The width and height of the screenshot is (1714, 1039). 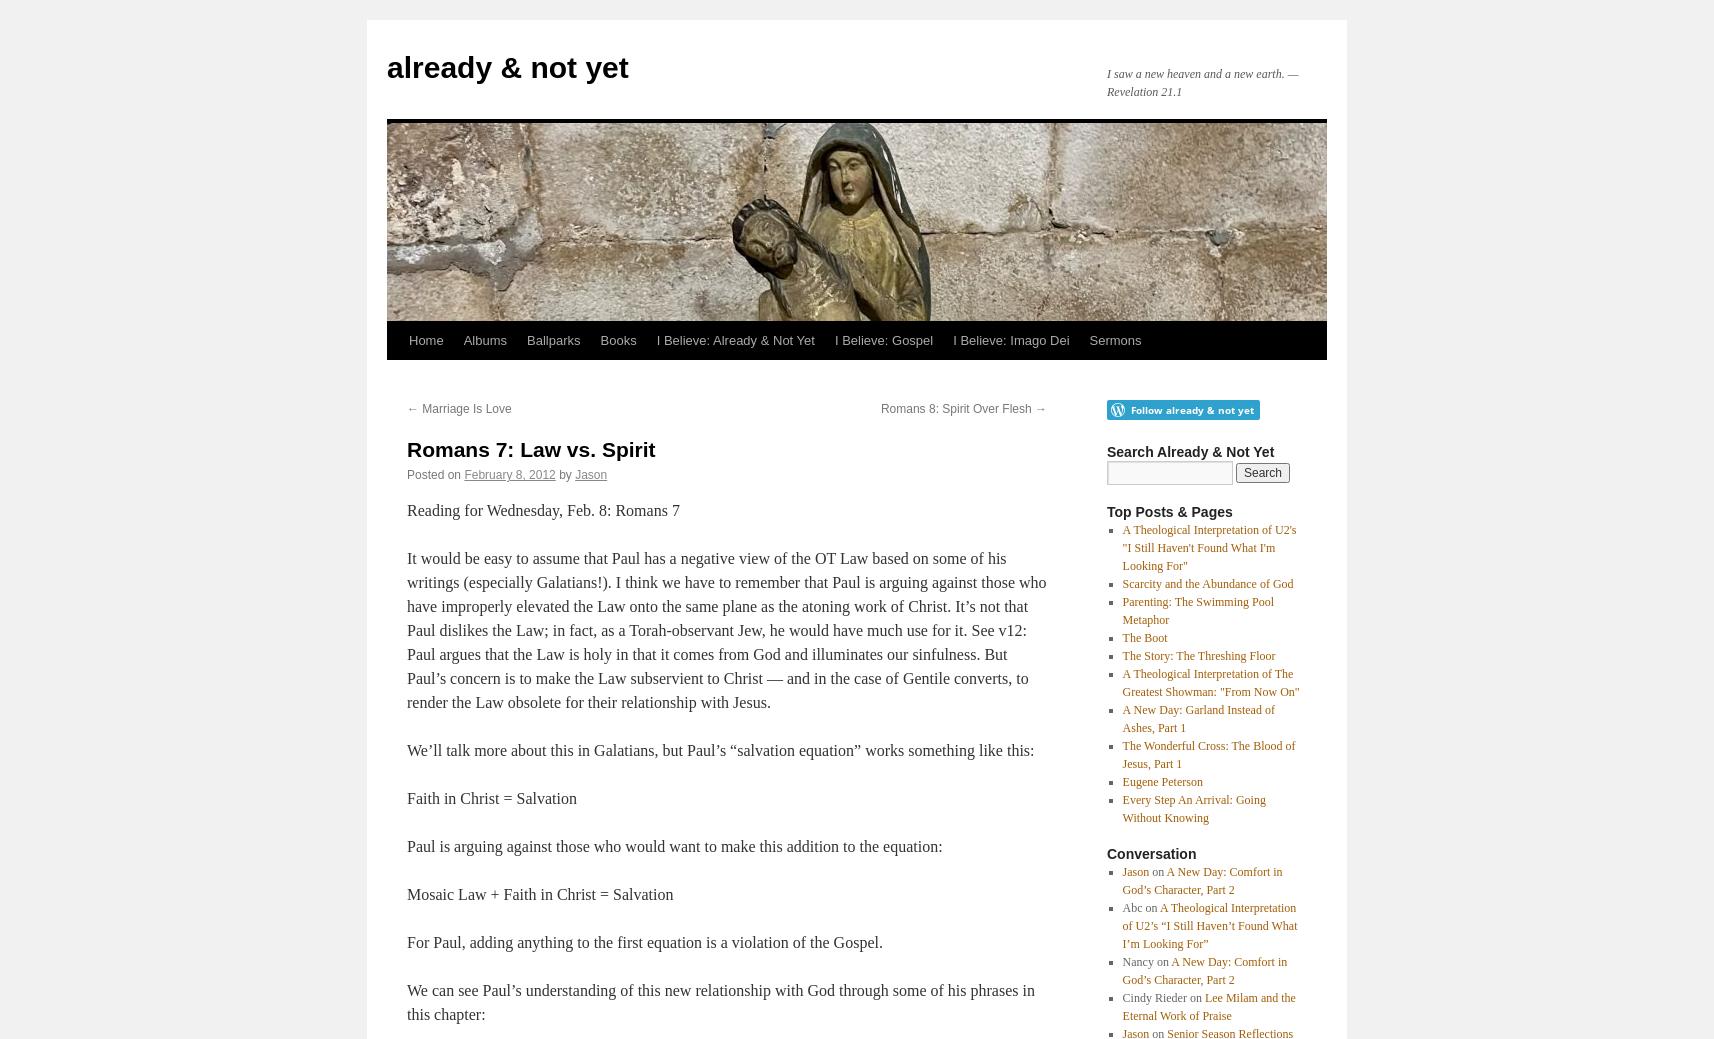 What do you see at coordinates (1208, 925) in the screenshot?
I see `'A Theological Interpretation of U2’s “I Still Haven’t Found What I’m Looking For”'` at bounding box center [1208, 925].